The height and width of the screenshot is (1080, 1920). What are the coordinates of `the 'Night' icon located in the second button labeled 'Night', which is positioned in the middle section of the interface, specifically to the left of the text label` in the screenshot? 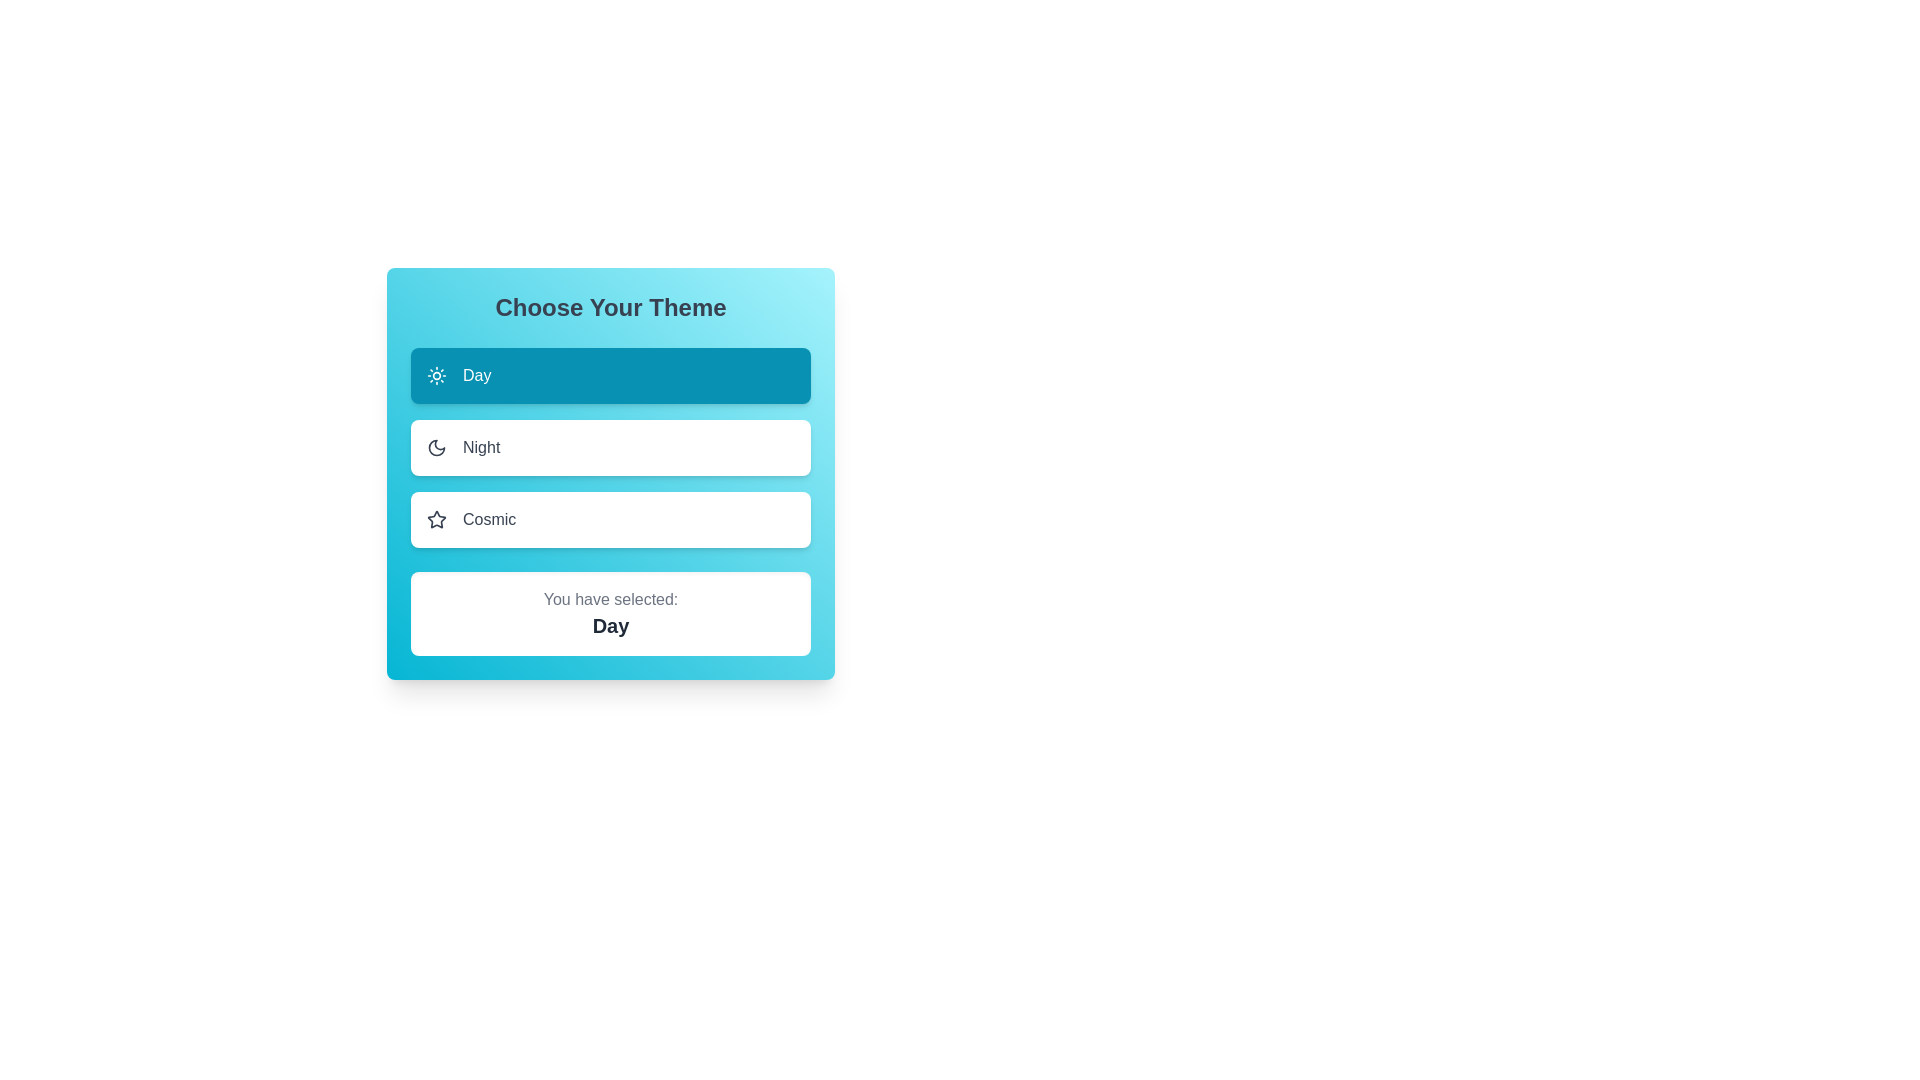 It's located at (435, 446).